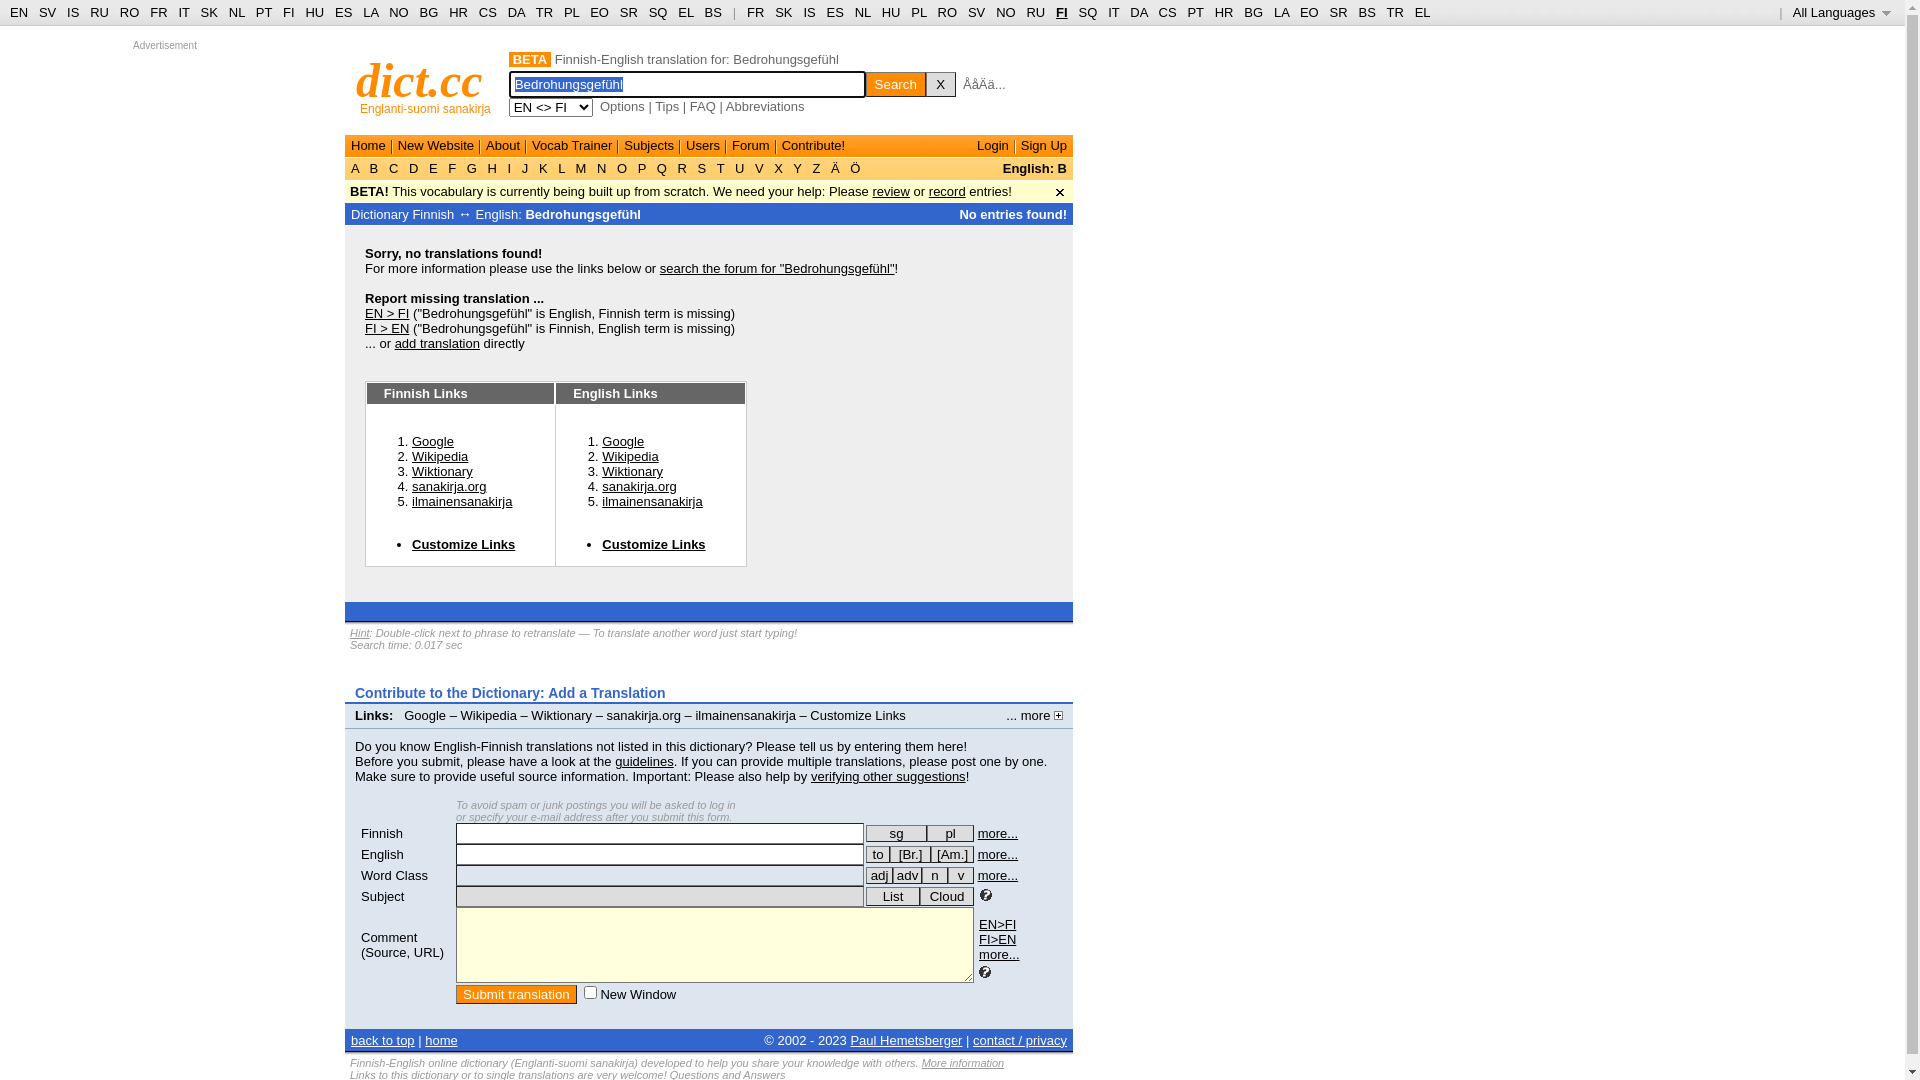  Describe the element at coordinates (503, 144) in the screenshot. I see `'About'` at that location.